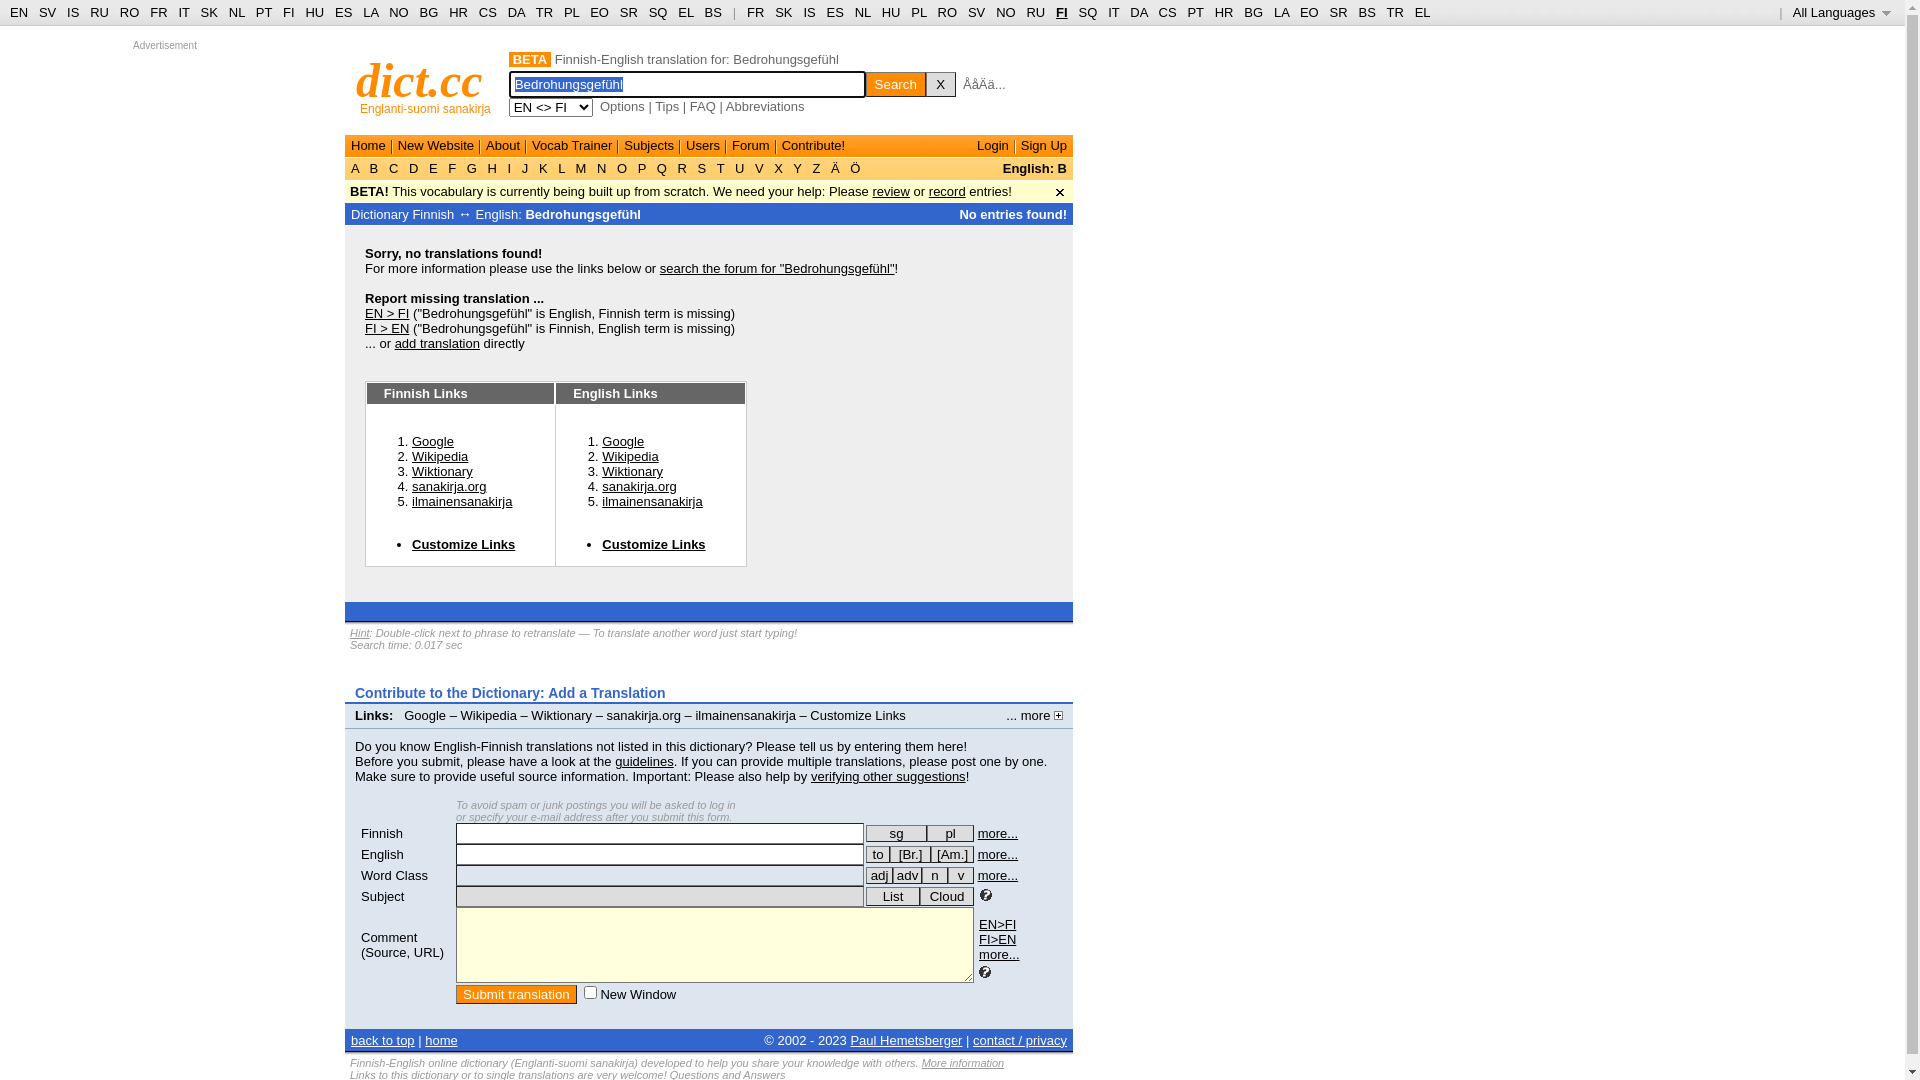  Describe the element at coordinates (503, 144) in the screenshot. I see `'About'` at that location.